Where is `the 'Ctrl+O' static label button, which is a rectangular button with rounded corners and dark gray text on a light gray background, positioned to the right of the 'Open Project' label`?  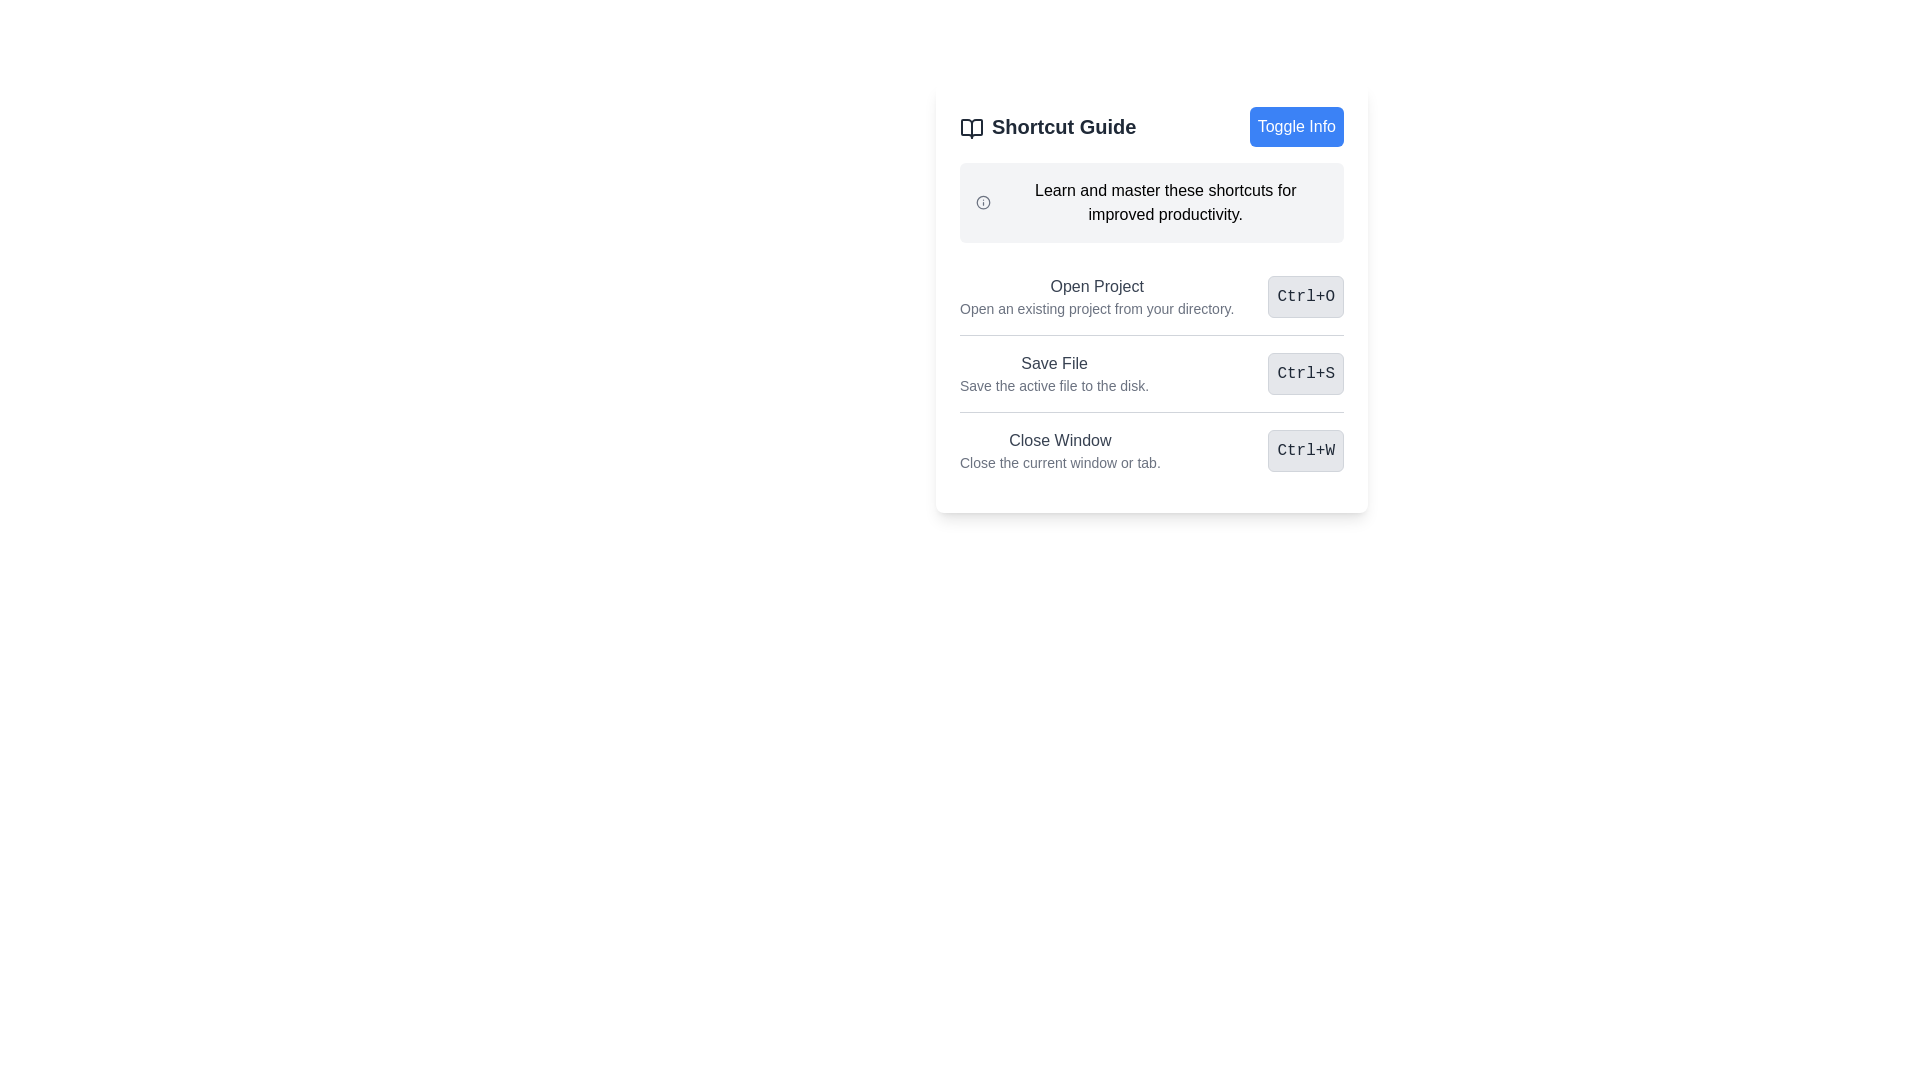 the 'Ctrl+O' static label button, which is a rectangular button with rounded corners and dark gray text on a light gray background, positioned to the right of the 'Open Project' label is located at coordinates (1306, 297).